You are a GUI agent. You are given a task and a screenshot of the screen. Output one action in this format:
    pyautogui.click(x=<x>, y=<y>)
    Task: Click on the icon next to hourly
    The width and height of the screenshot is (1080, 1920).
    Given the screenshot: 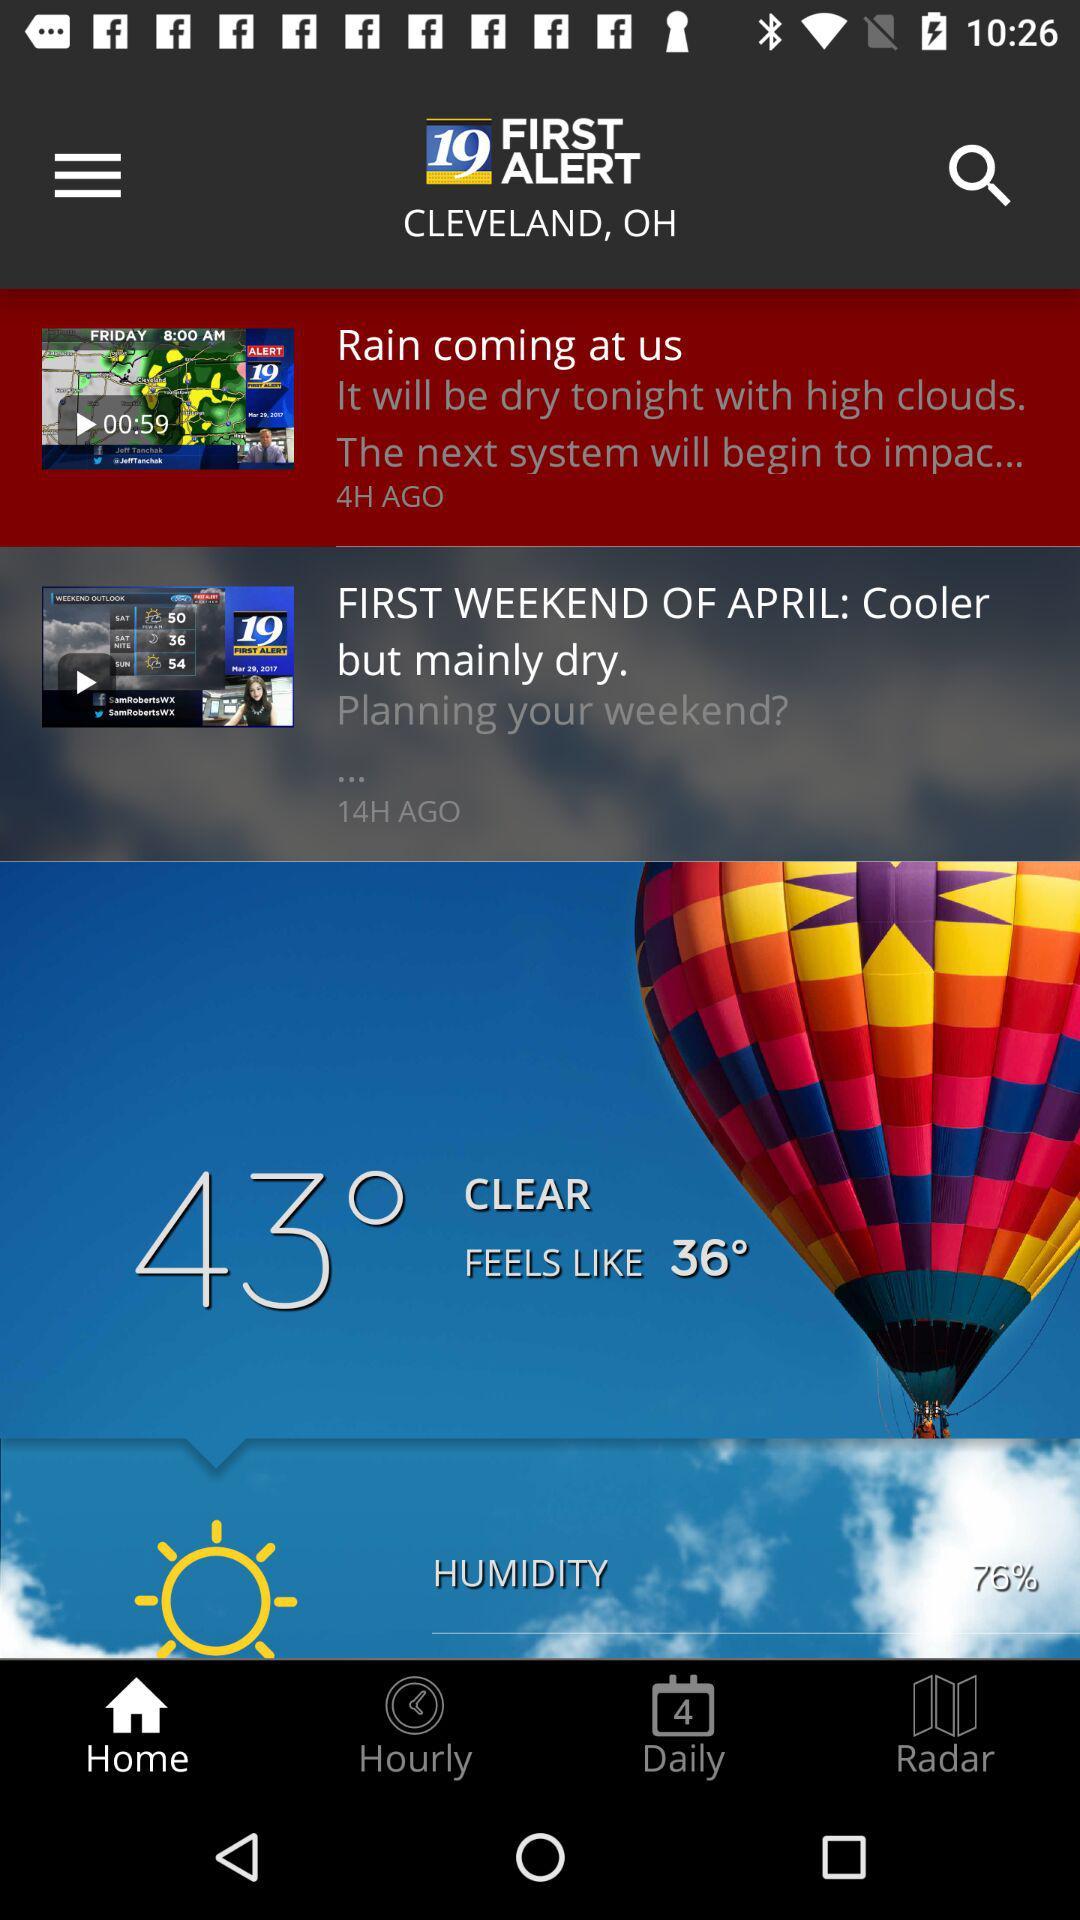 What is the action you would take?
    pyautogui.click(x=682, y=1726)
    